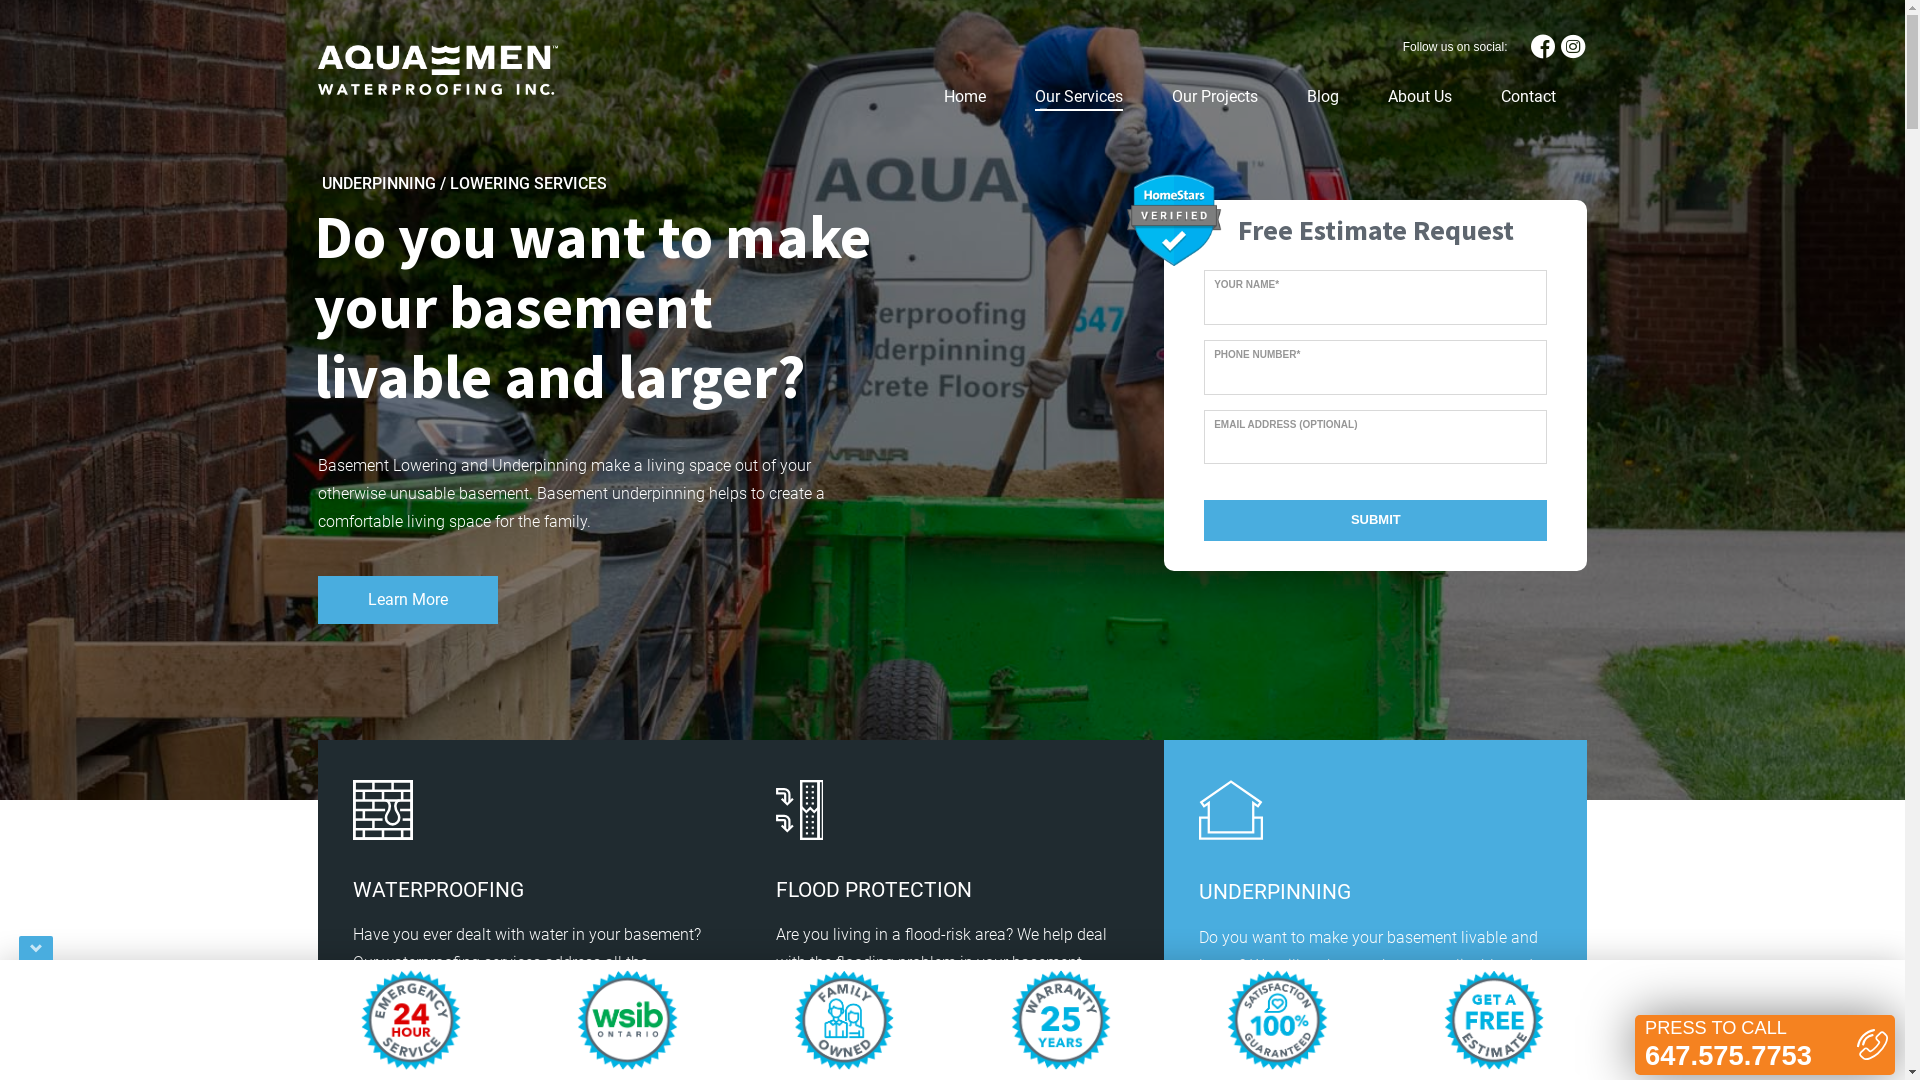 Image resolution: width=1920 pixels, height=1080 pixels. What do you see at coordinates (1635, 1044) in the screenshot?
I see `'PRESS TO CALL` at bounding box center [1635, 1044].